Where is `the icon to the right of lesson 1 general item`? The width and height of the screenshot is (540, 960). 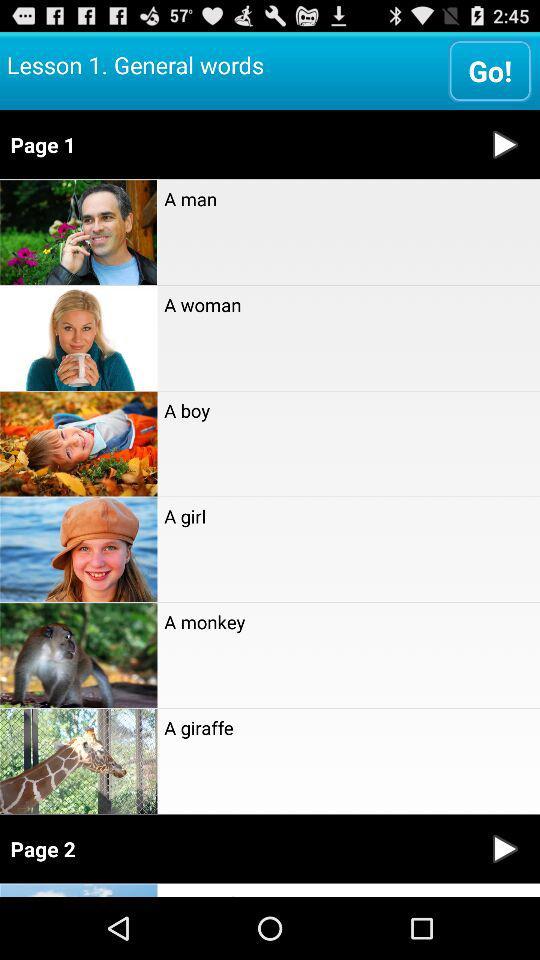
the icon to the right of lesson 1 general item is located at coordinates (489, 70).